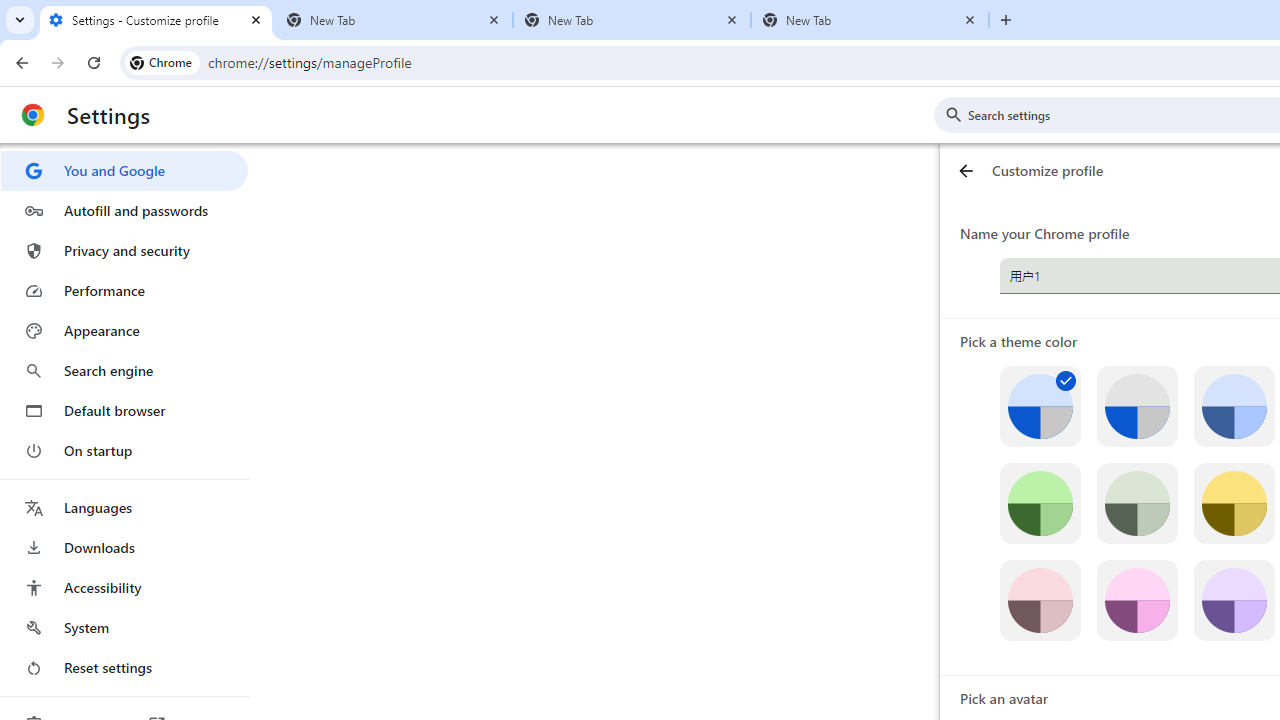 The image size is (1280, 720). What do you see at coordinates (123, 451) in the screenshot?
I see `'On startup'` at bounding box center [123, 451].